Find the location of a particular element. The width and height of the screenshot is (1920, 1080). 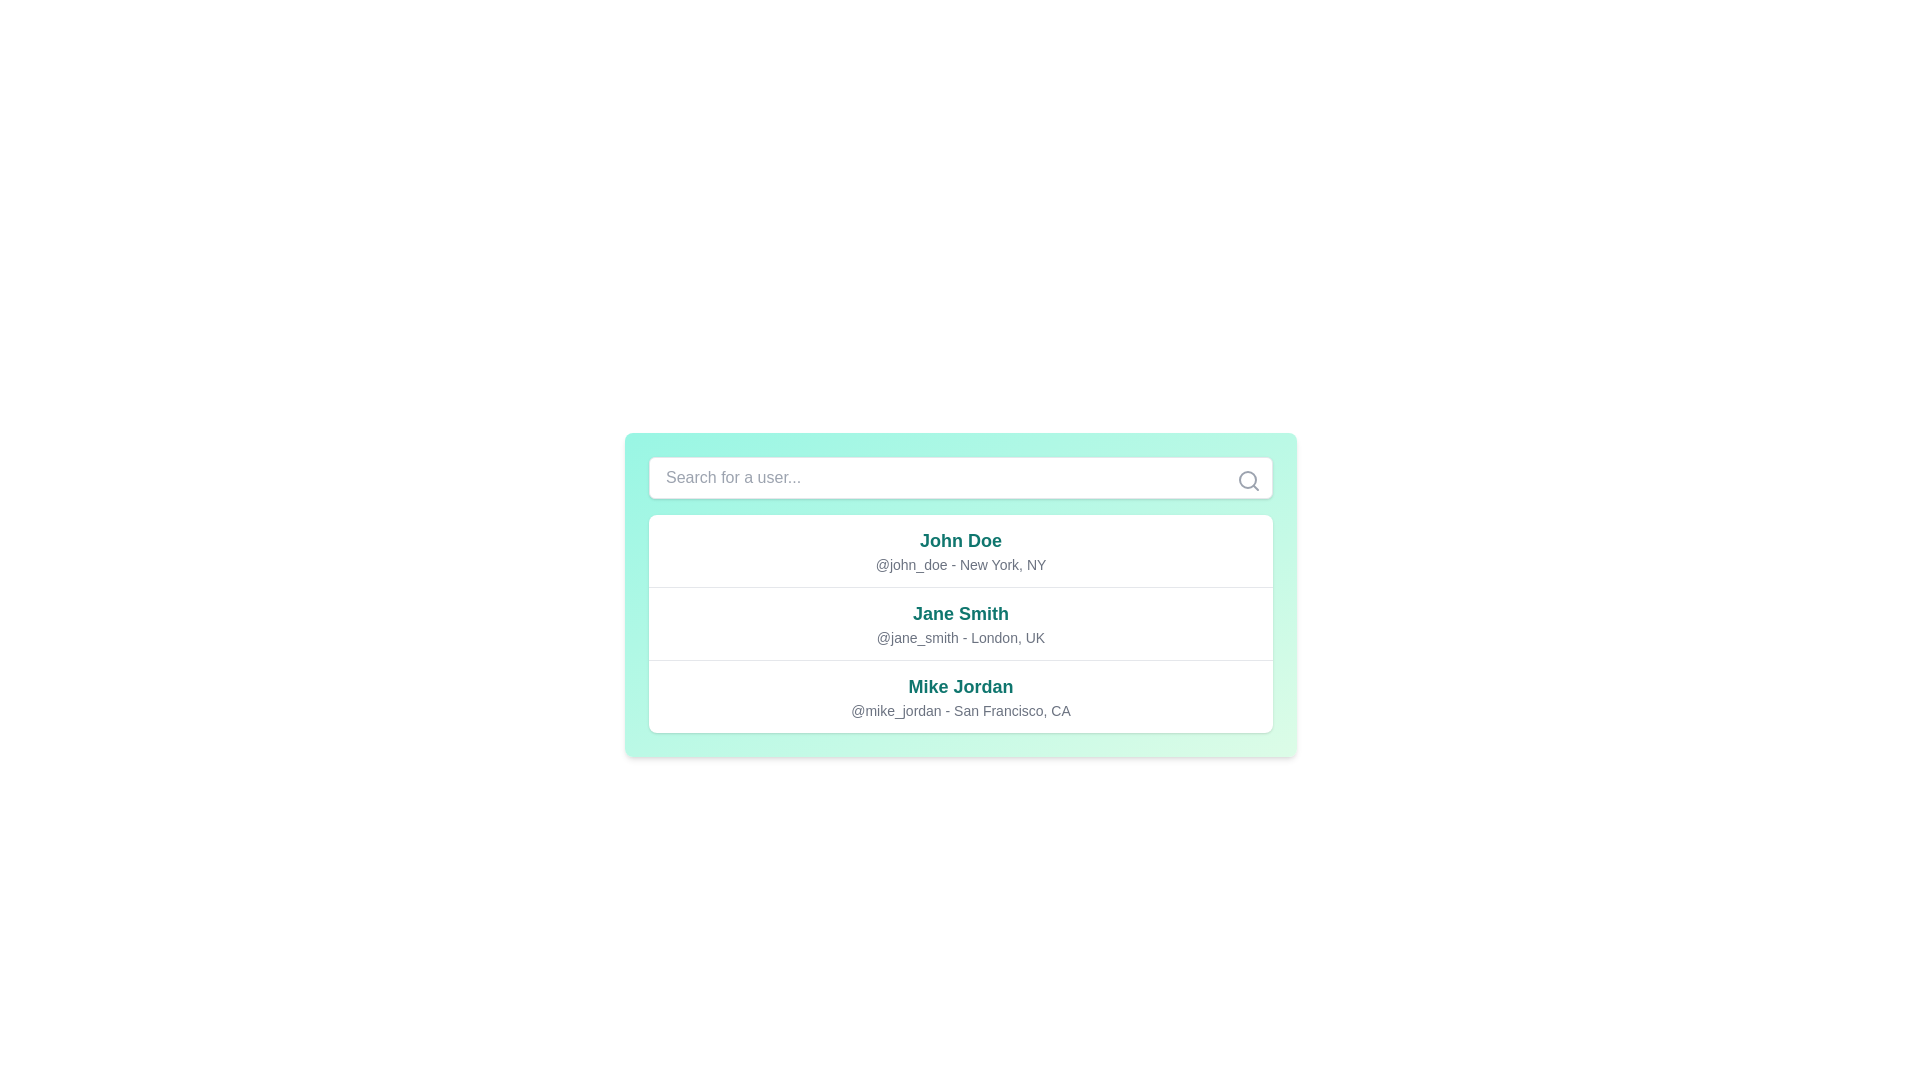

the magnifying glass icon located at the top right corner of the search bar, which features a minimalistic design in gray and is aligned with the input field is located at coordinates (1247, 481).